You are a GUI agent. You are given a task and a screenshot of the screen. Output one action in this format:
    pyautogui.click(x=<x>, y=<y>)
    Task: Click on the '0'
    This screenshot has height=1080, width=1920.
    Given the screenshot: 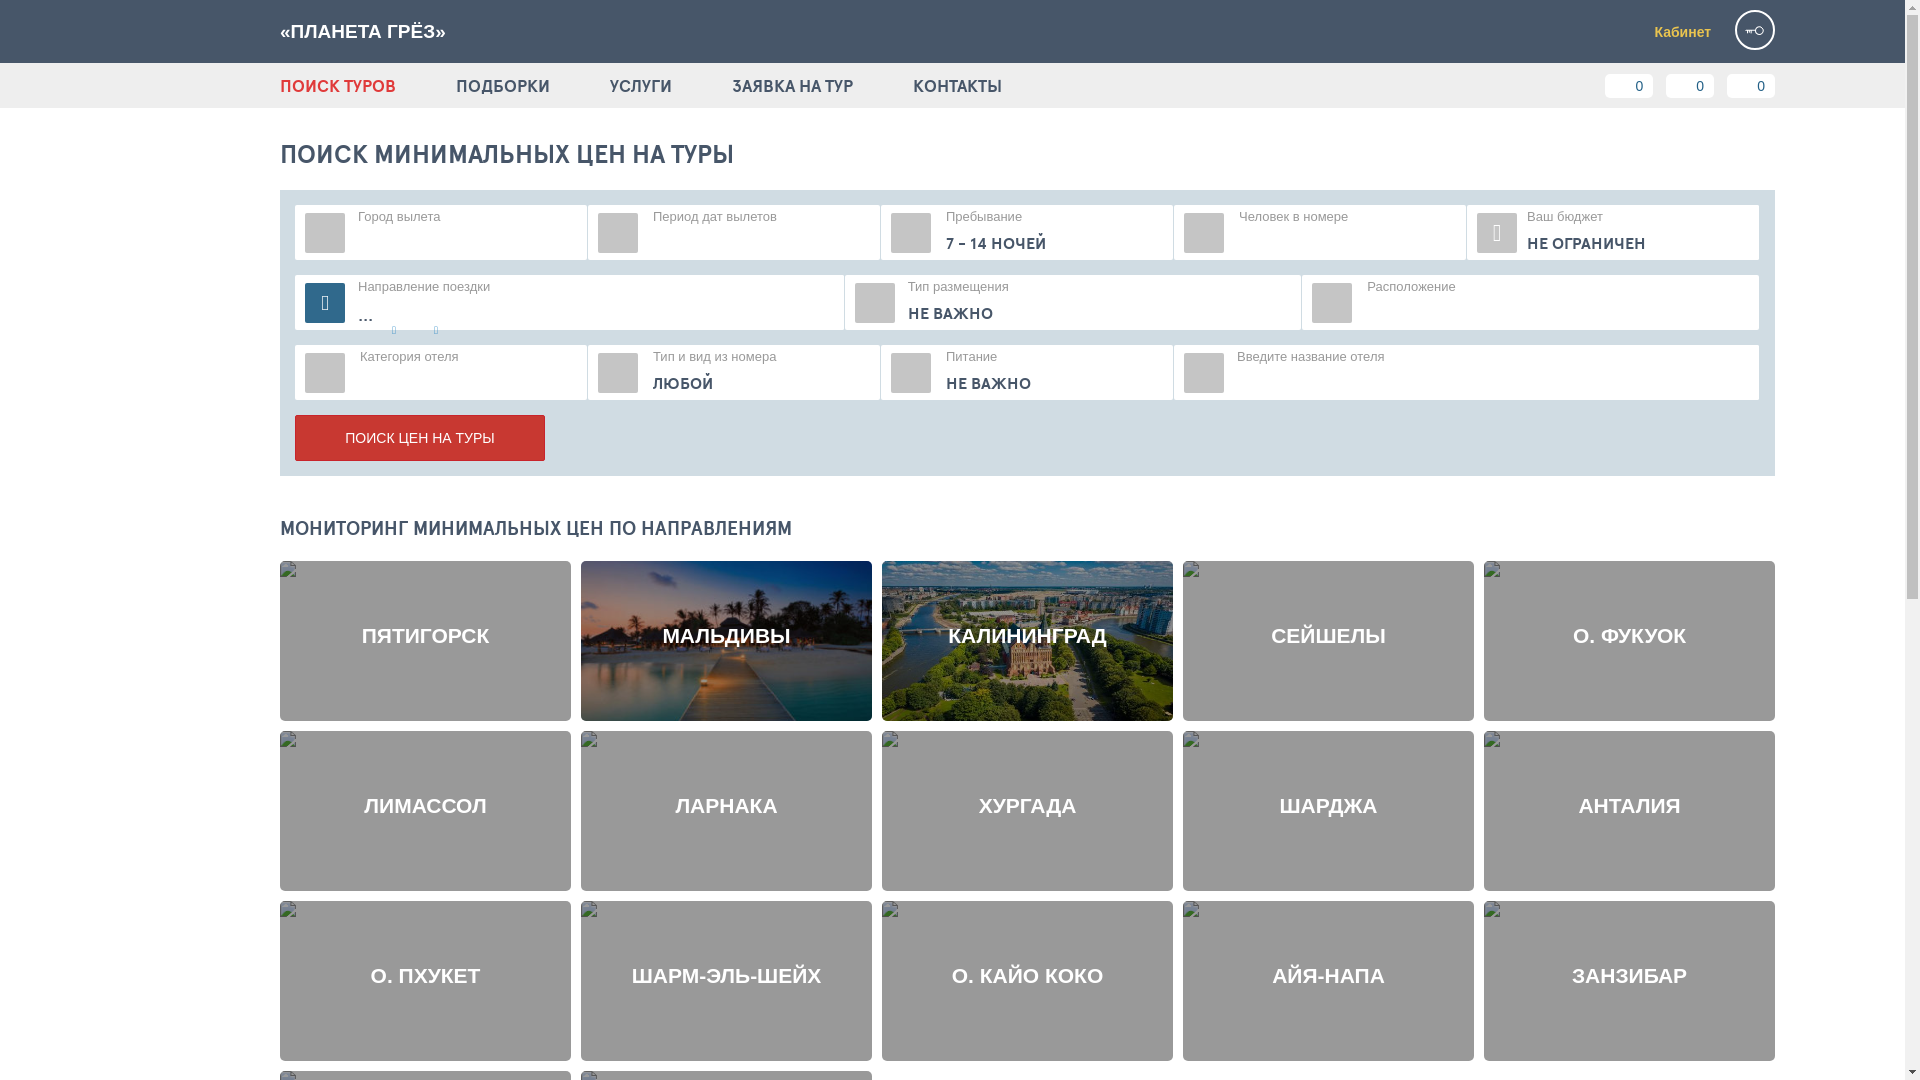 What is the action you would take?
    pyautogui.click(x=1628, y=84)
    